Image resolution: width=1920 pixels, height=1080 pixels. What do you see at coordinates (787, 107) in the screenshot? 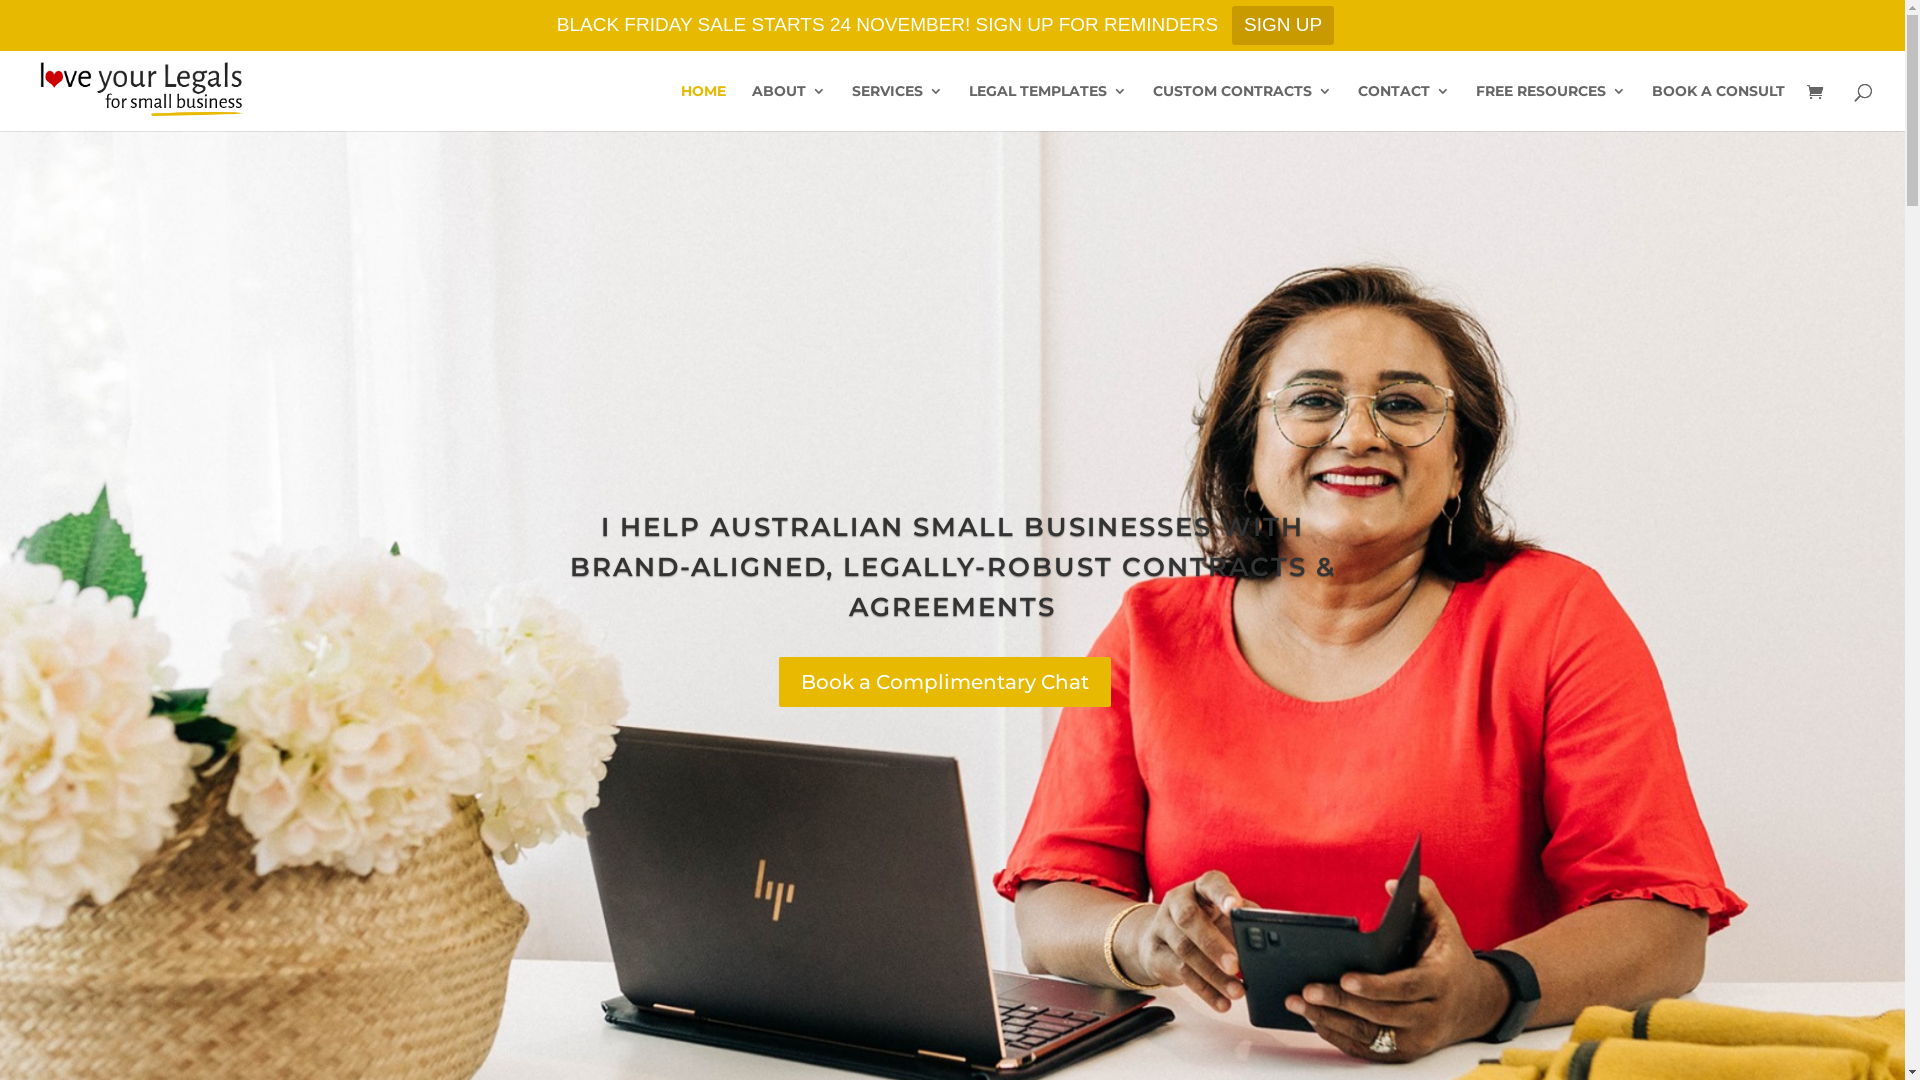
I see `'ABOUT'` at bounding box center [787, 107].